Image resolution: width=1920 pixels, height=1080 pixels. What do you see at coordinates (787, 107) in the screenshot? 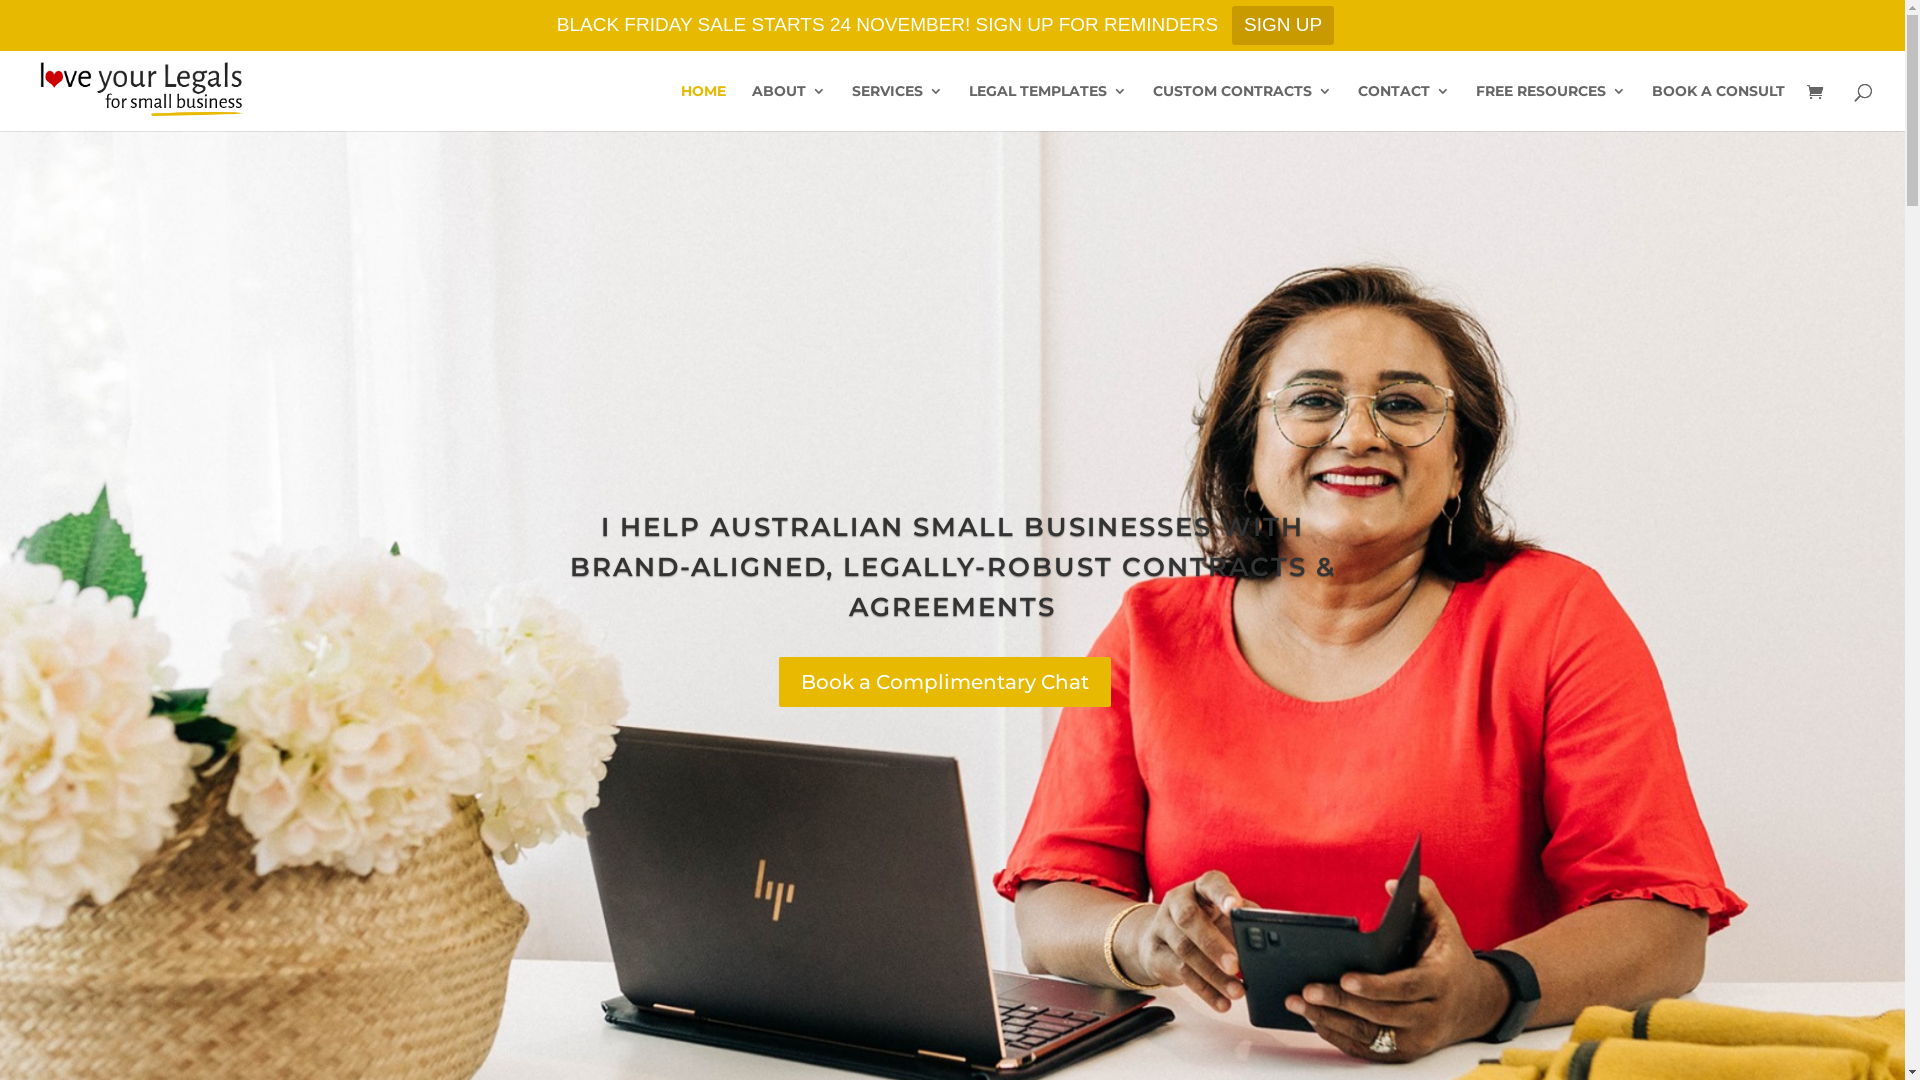
I see `'ABOUT'` at bounding box center [787, 107].